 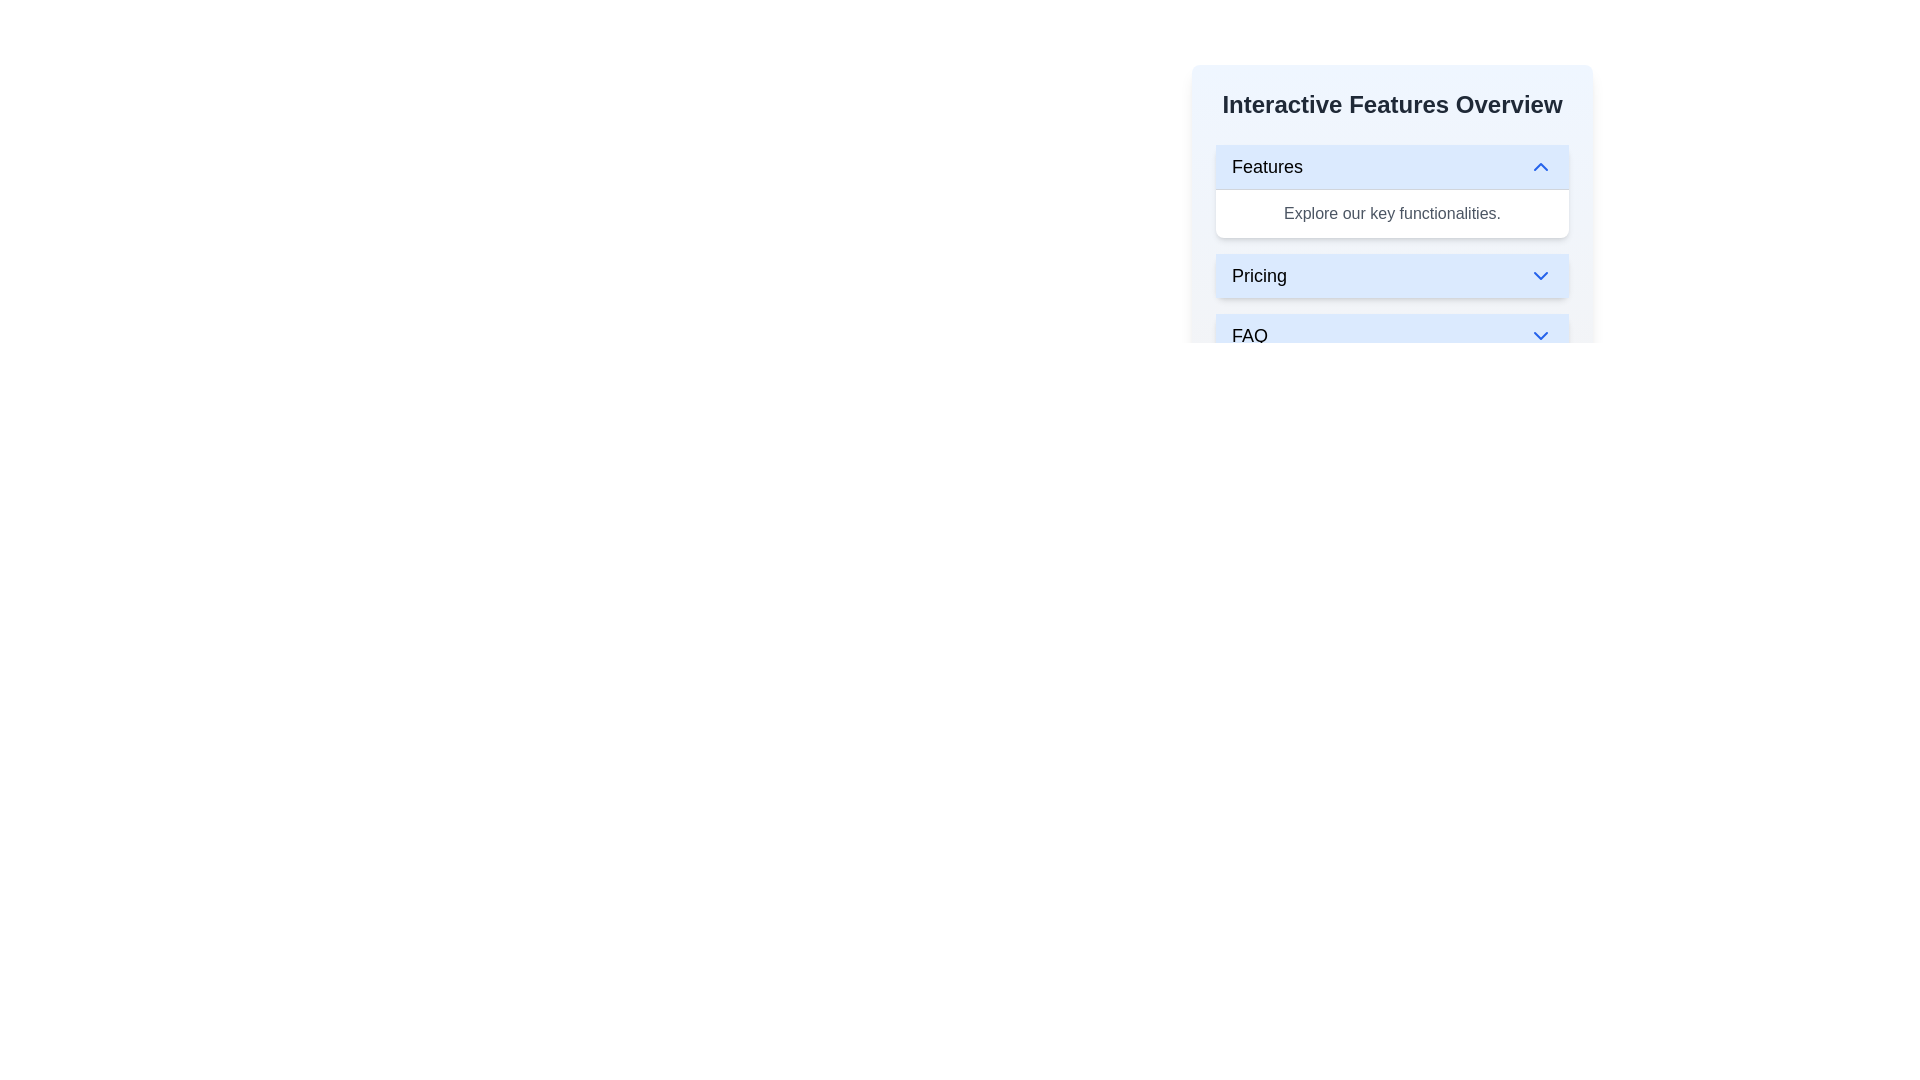 What do you see at coordinates (1539, 334) in the screenshot?
I see `the Dropdown indicator icon located on the far-right side of the 'FAQ' button within the 'Interactive Features Overview' section` at bounding box center [1539, 334].